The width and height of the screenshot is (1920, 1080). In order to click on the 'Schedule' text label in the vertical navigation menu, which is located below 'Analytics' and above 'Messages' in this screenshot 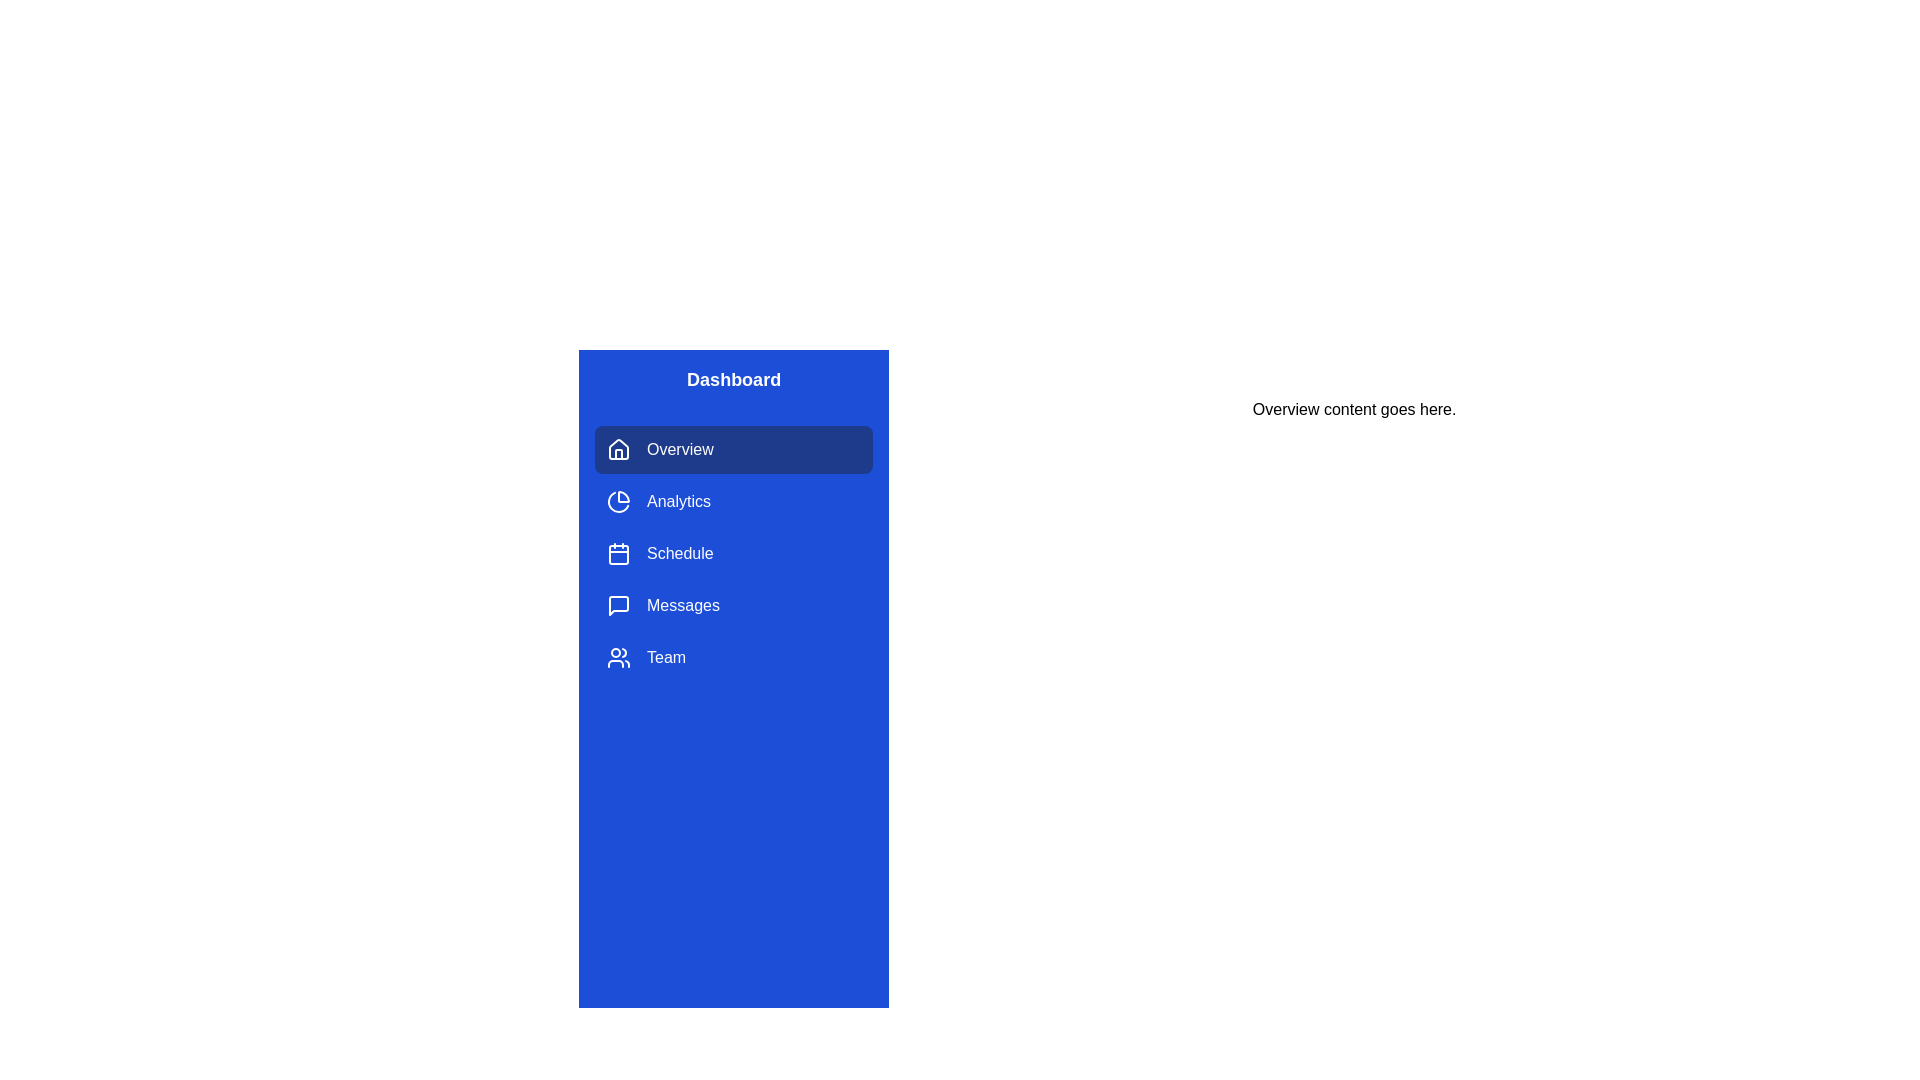, I will do `click(680, 554)`.